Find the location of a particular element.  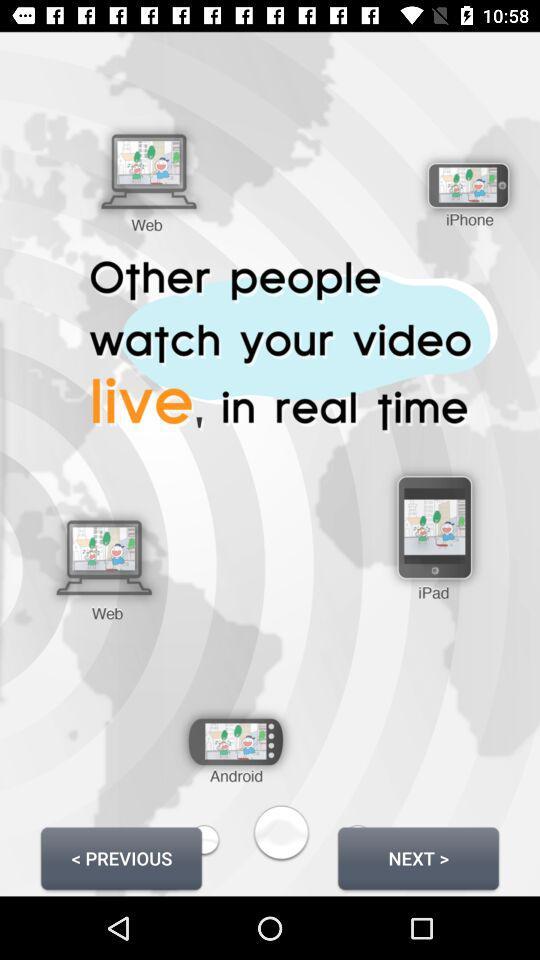

< previous button is located at coordinates (121, 857).